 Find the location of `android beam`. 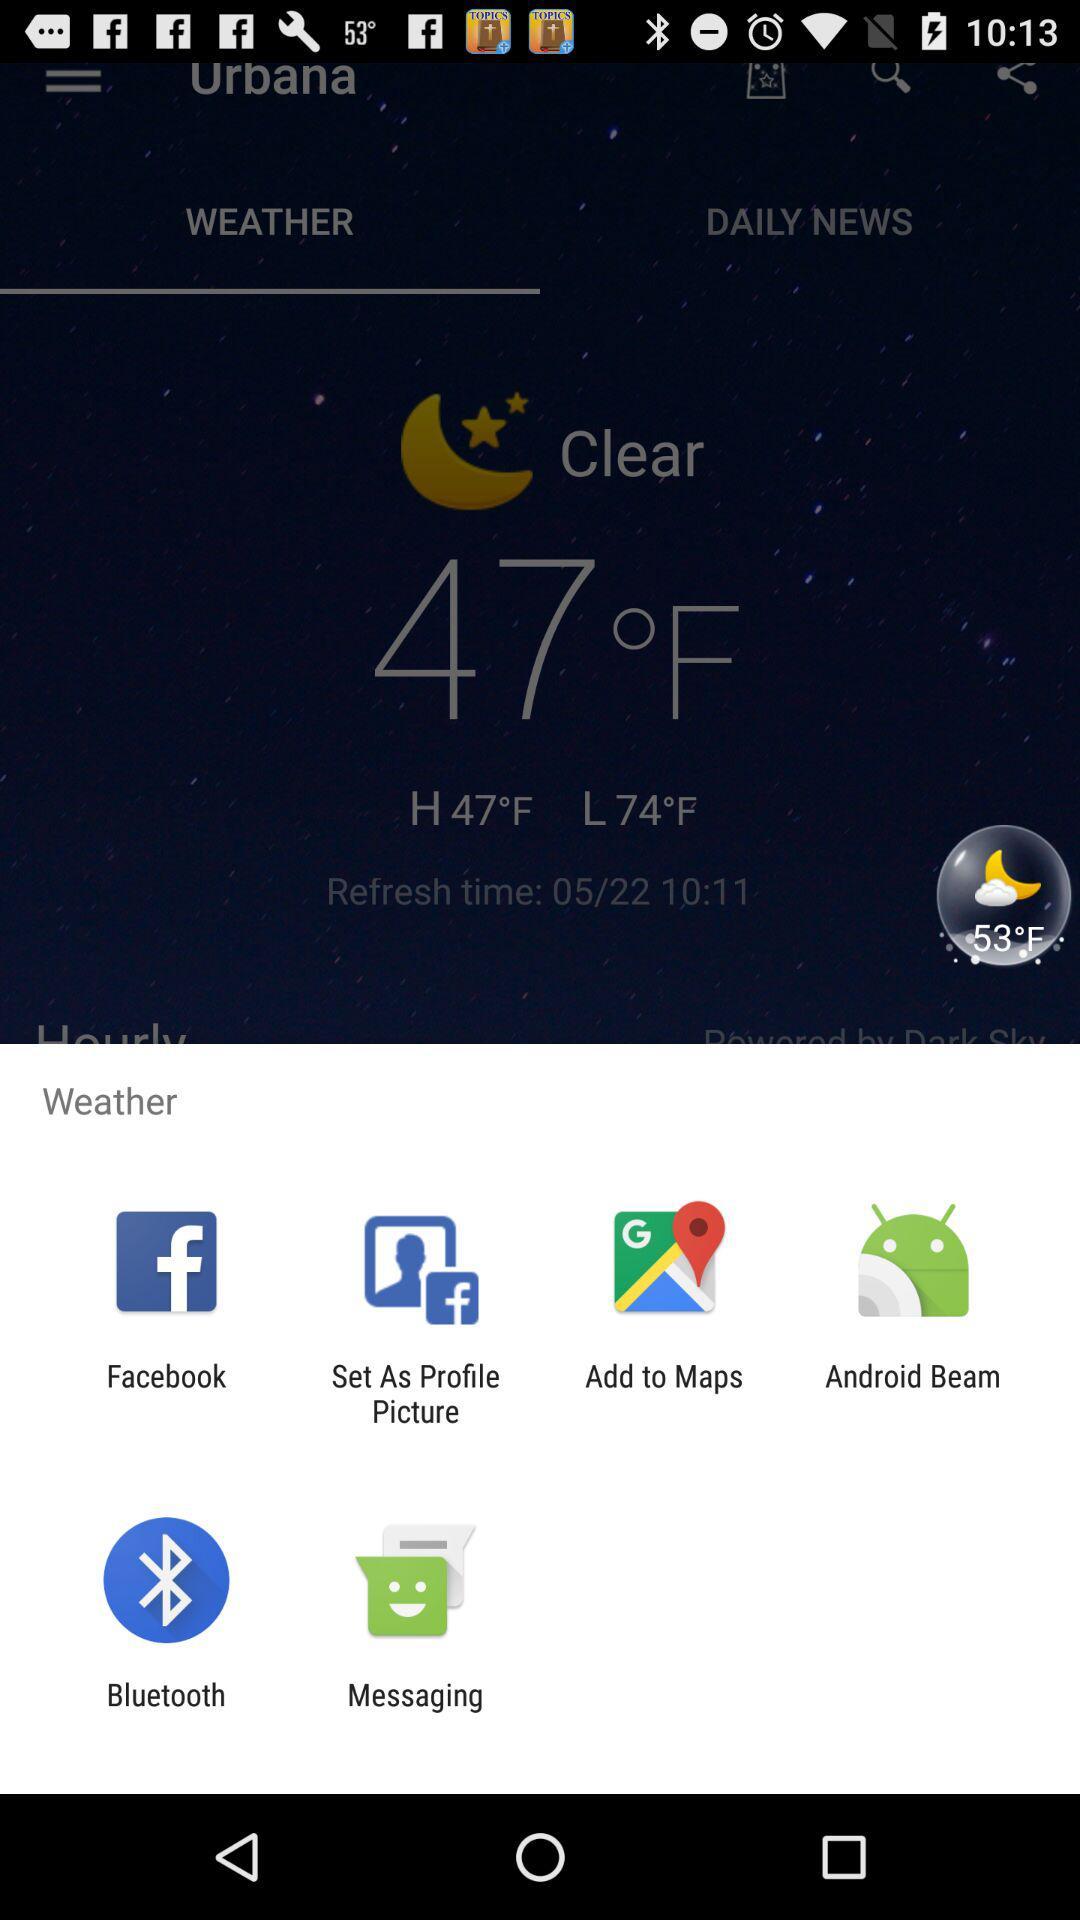

android beam is located at coordinates (913, 1392).